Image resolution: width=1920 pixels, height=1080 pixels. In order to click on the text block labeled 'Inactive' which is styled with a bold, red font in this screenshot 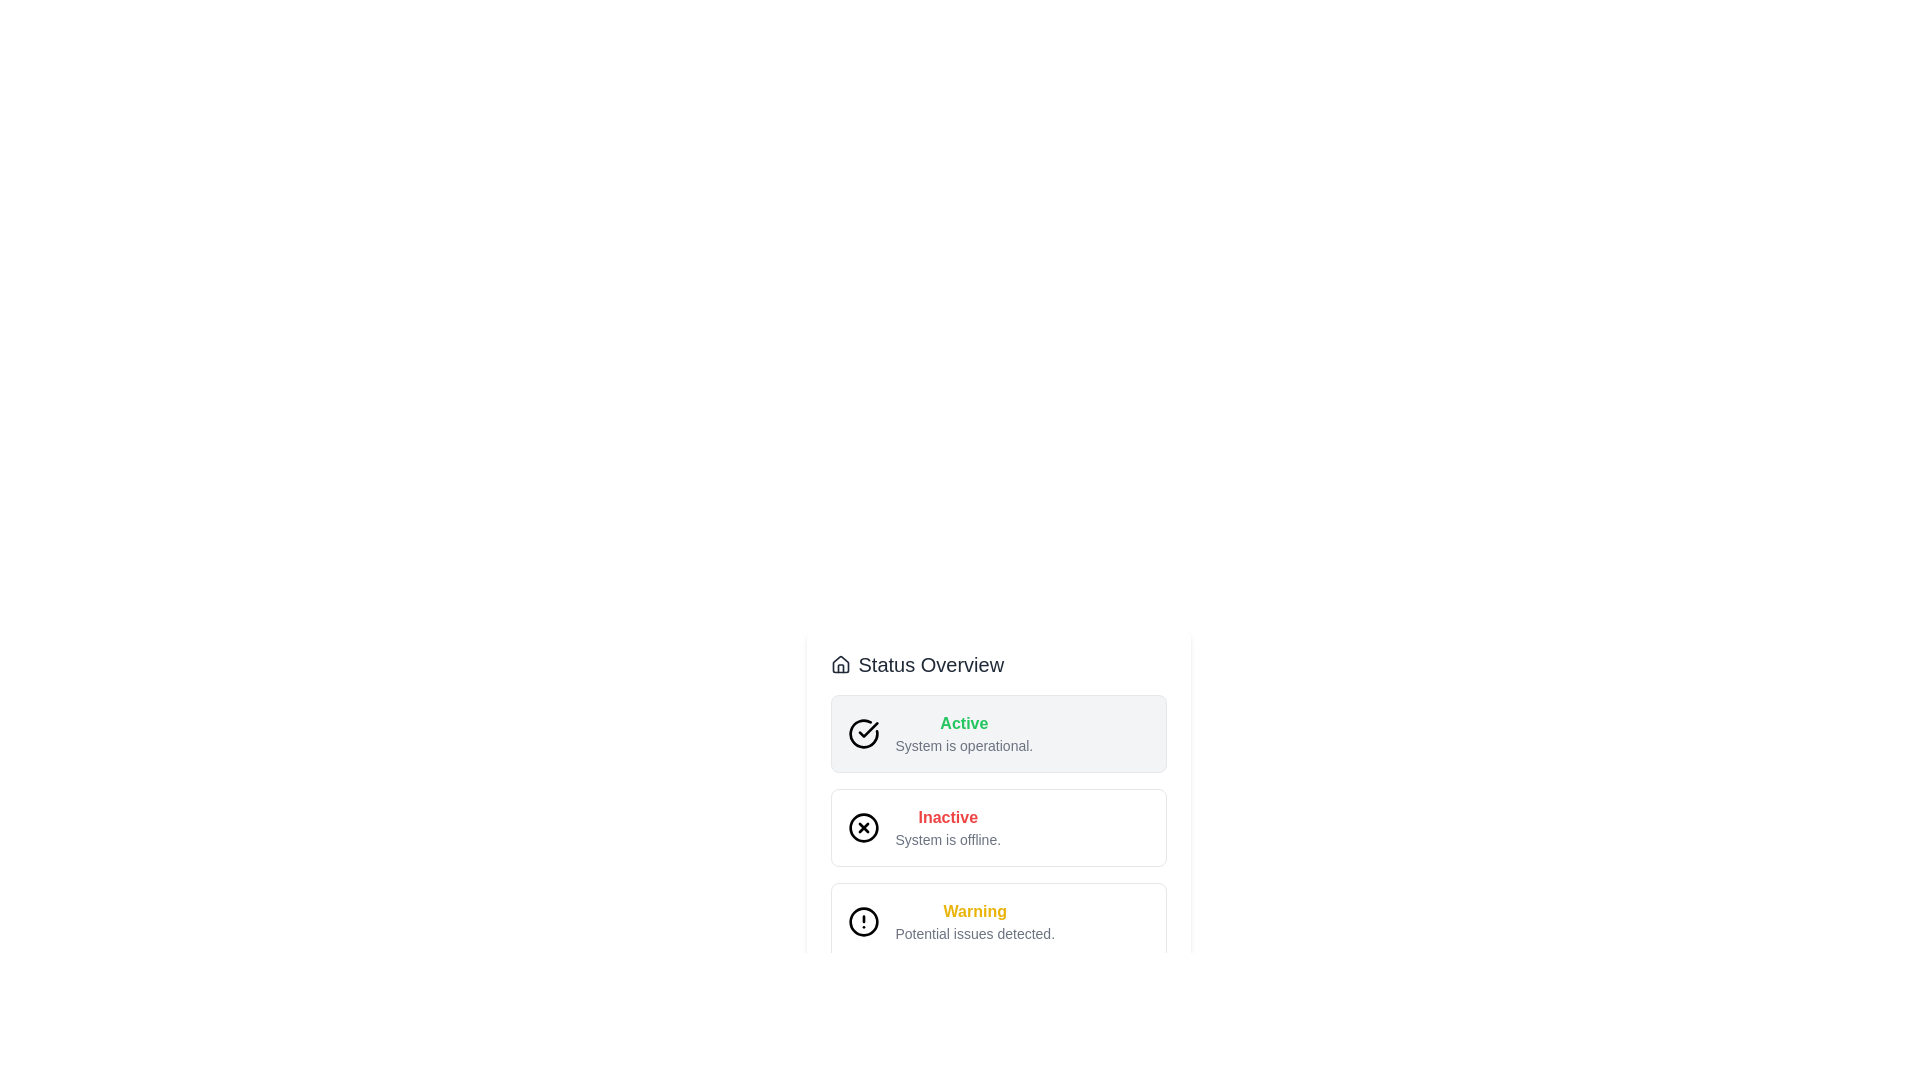, I will do `click(947, 828)`.